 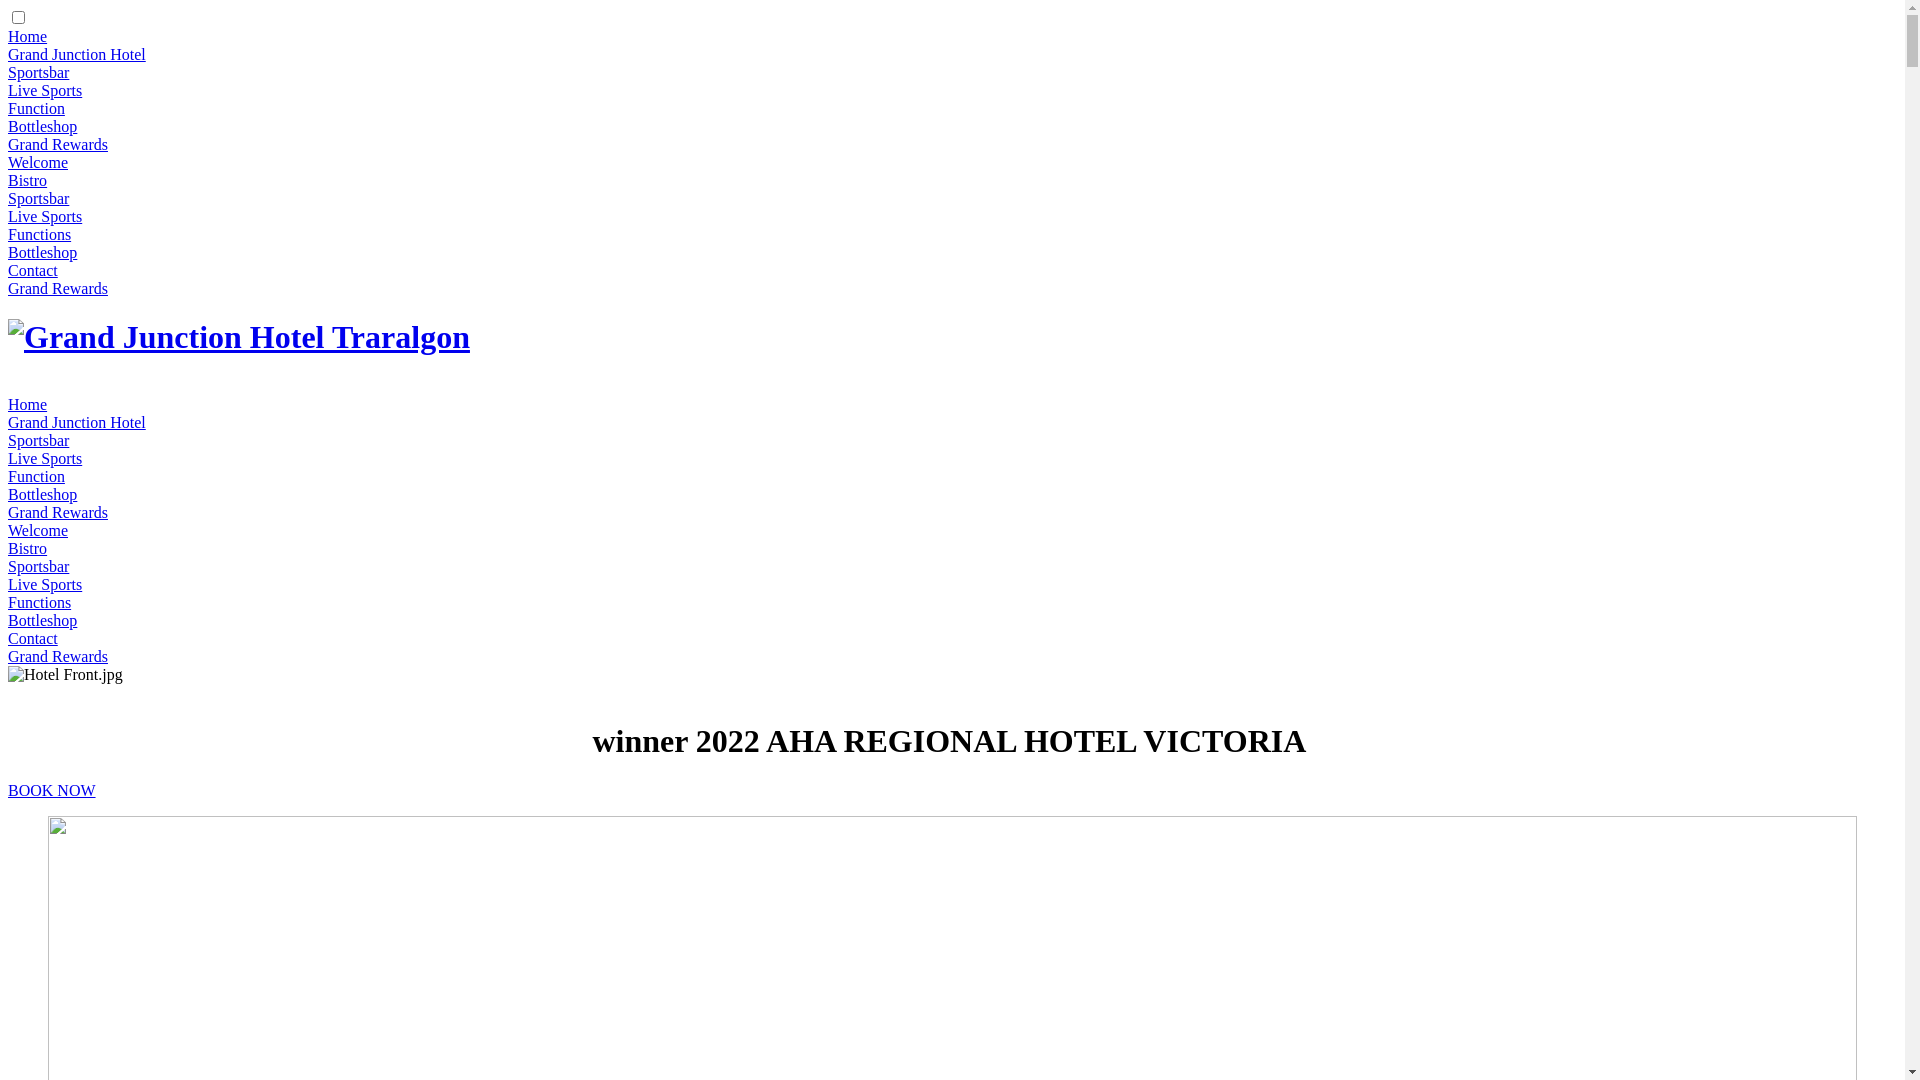 I want to click on 'Sportsbar', so click(x=38, y=71).